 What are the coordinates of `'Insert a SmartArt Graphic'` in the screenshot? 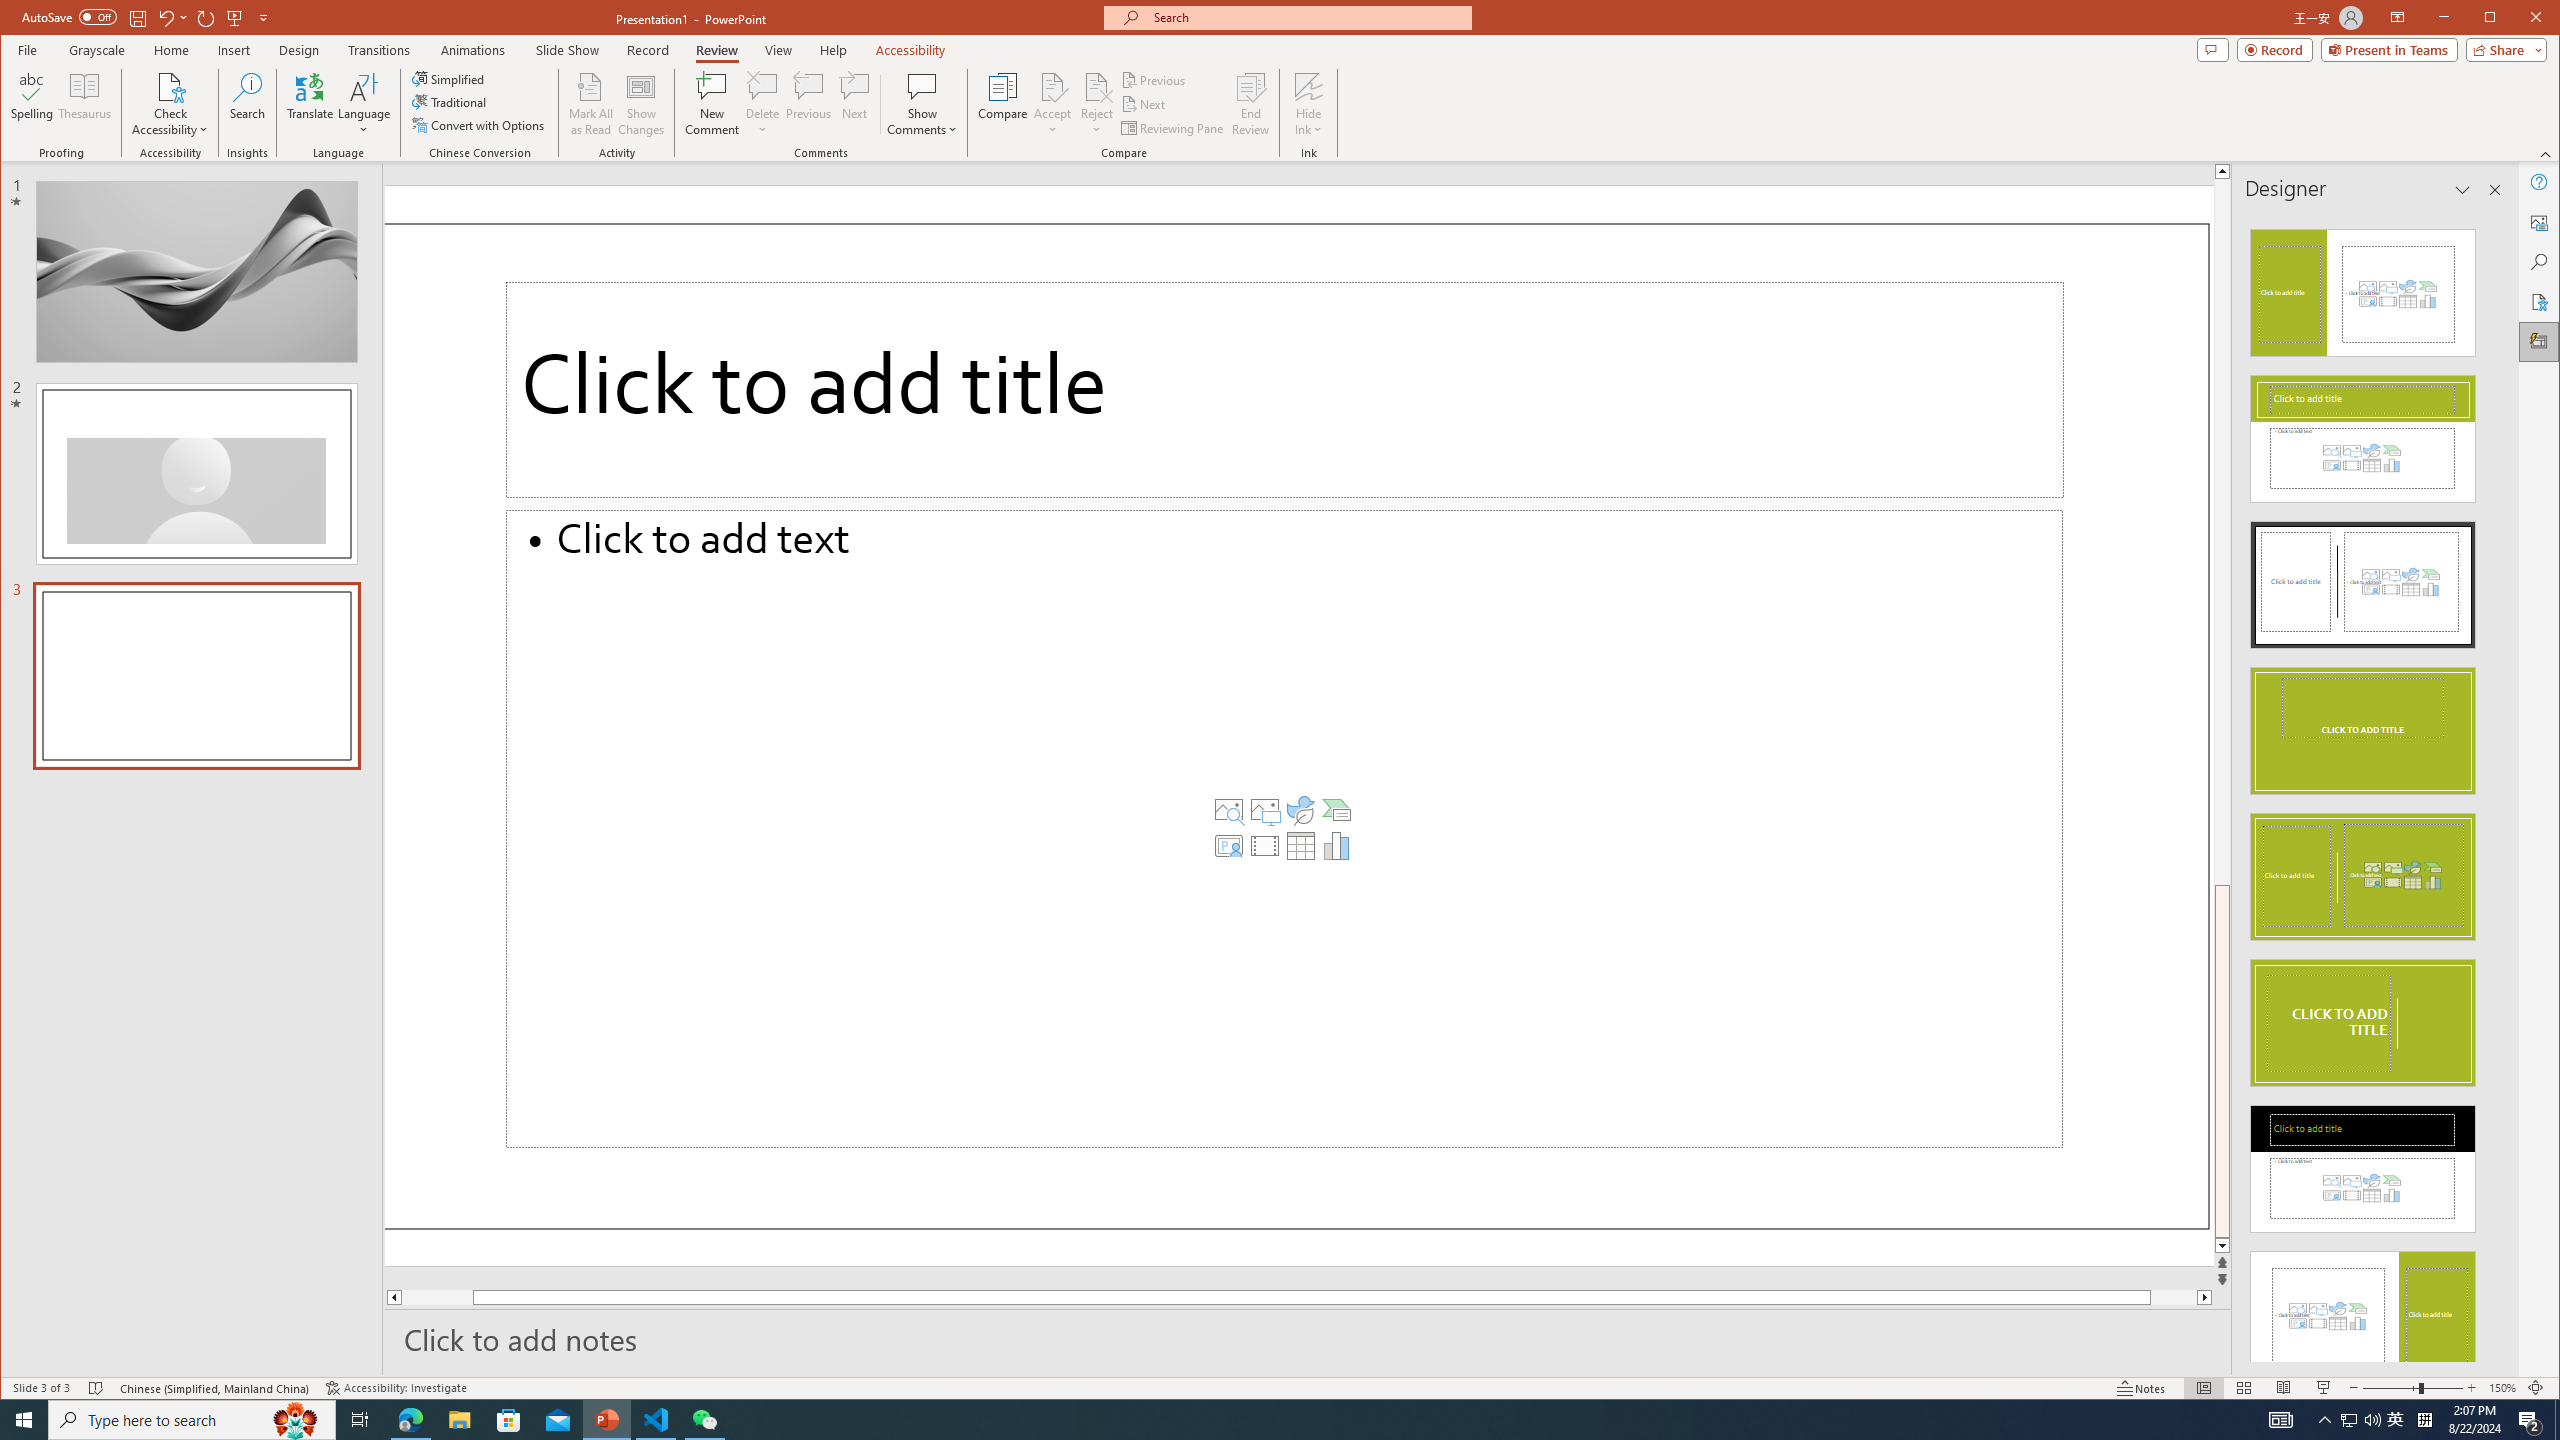 It's located at (1337, 809).